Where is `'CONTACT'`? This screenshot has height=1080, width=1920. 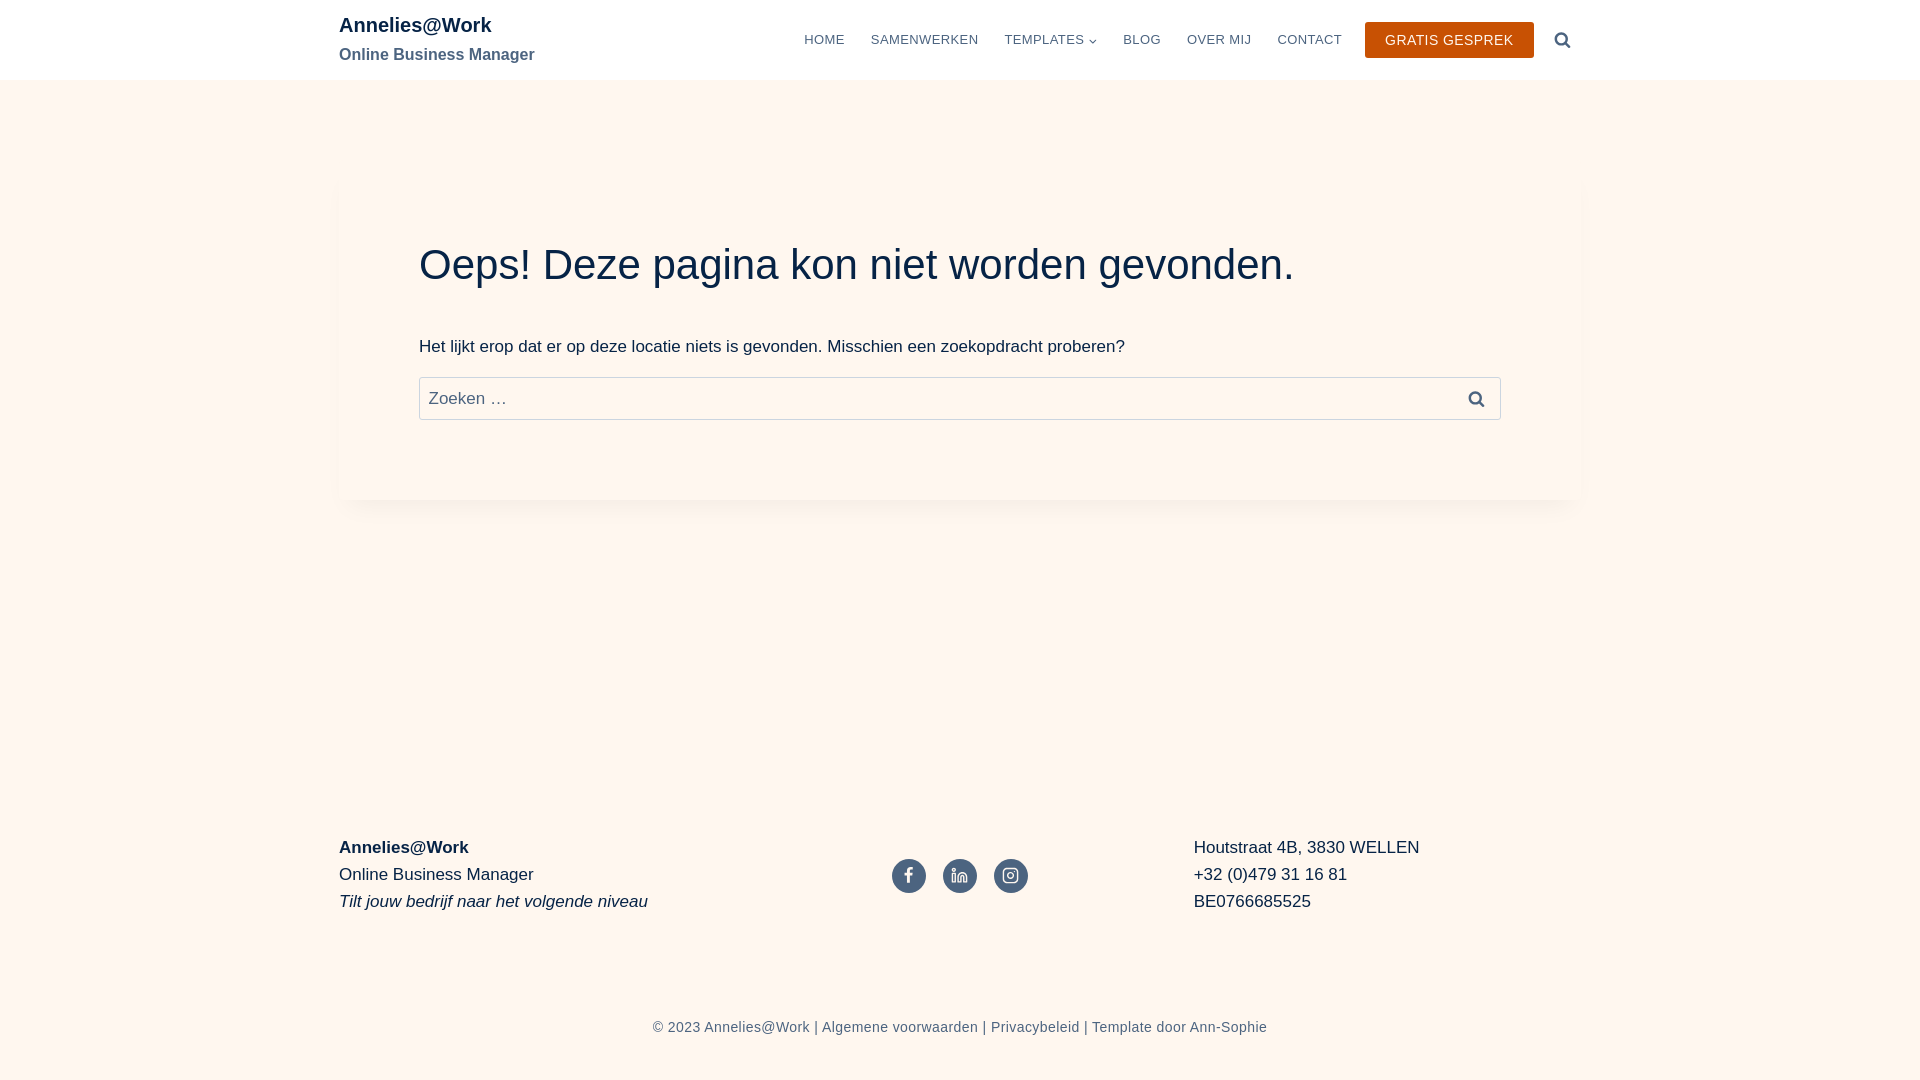
'CONTACT' is located at coordinates (1309, 39).